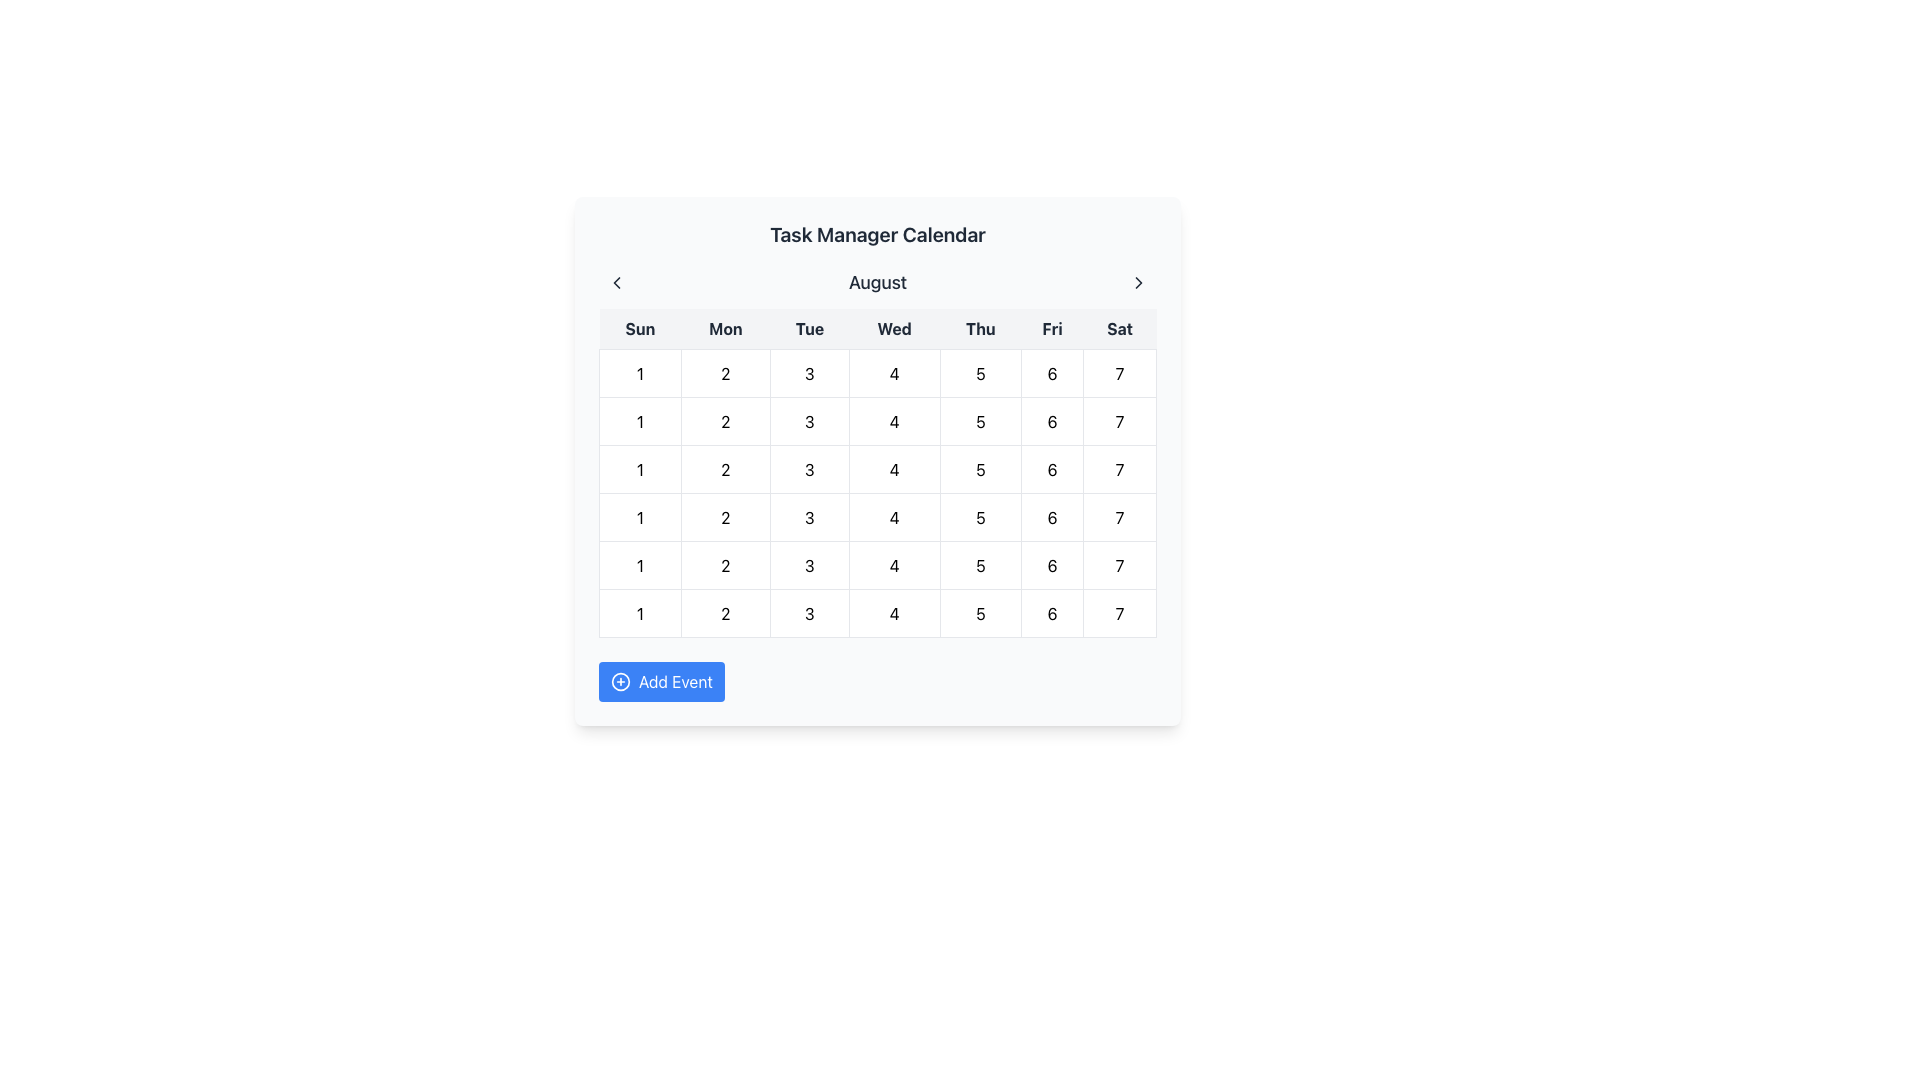 The height and width of the screenshot is (1080, 1920). What do you see at coordinates (616, 282) in the screenshot?
I see `the Chevron button located to the left of the 'August' text title in the calendar header` at bounding box center [616, 282].